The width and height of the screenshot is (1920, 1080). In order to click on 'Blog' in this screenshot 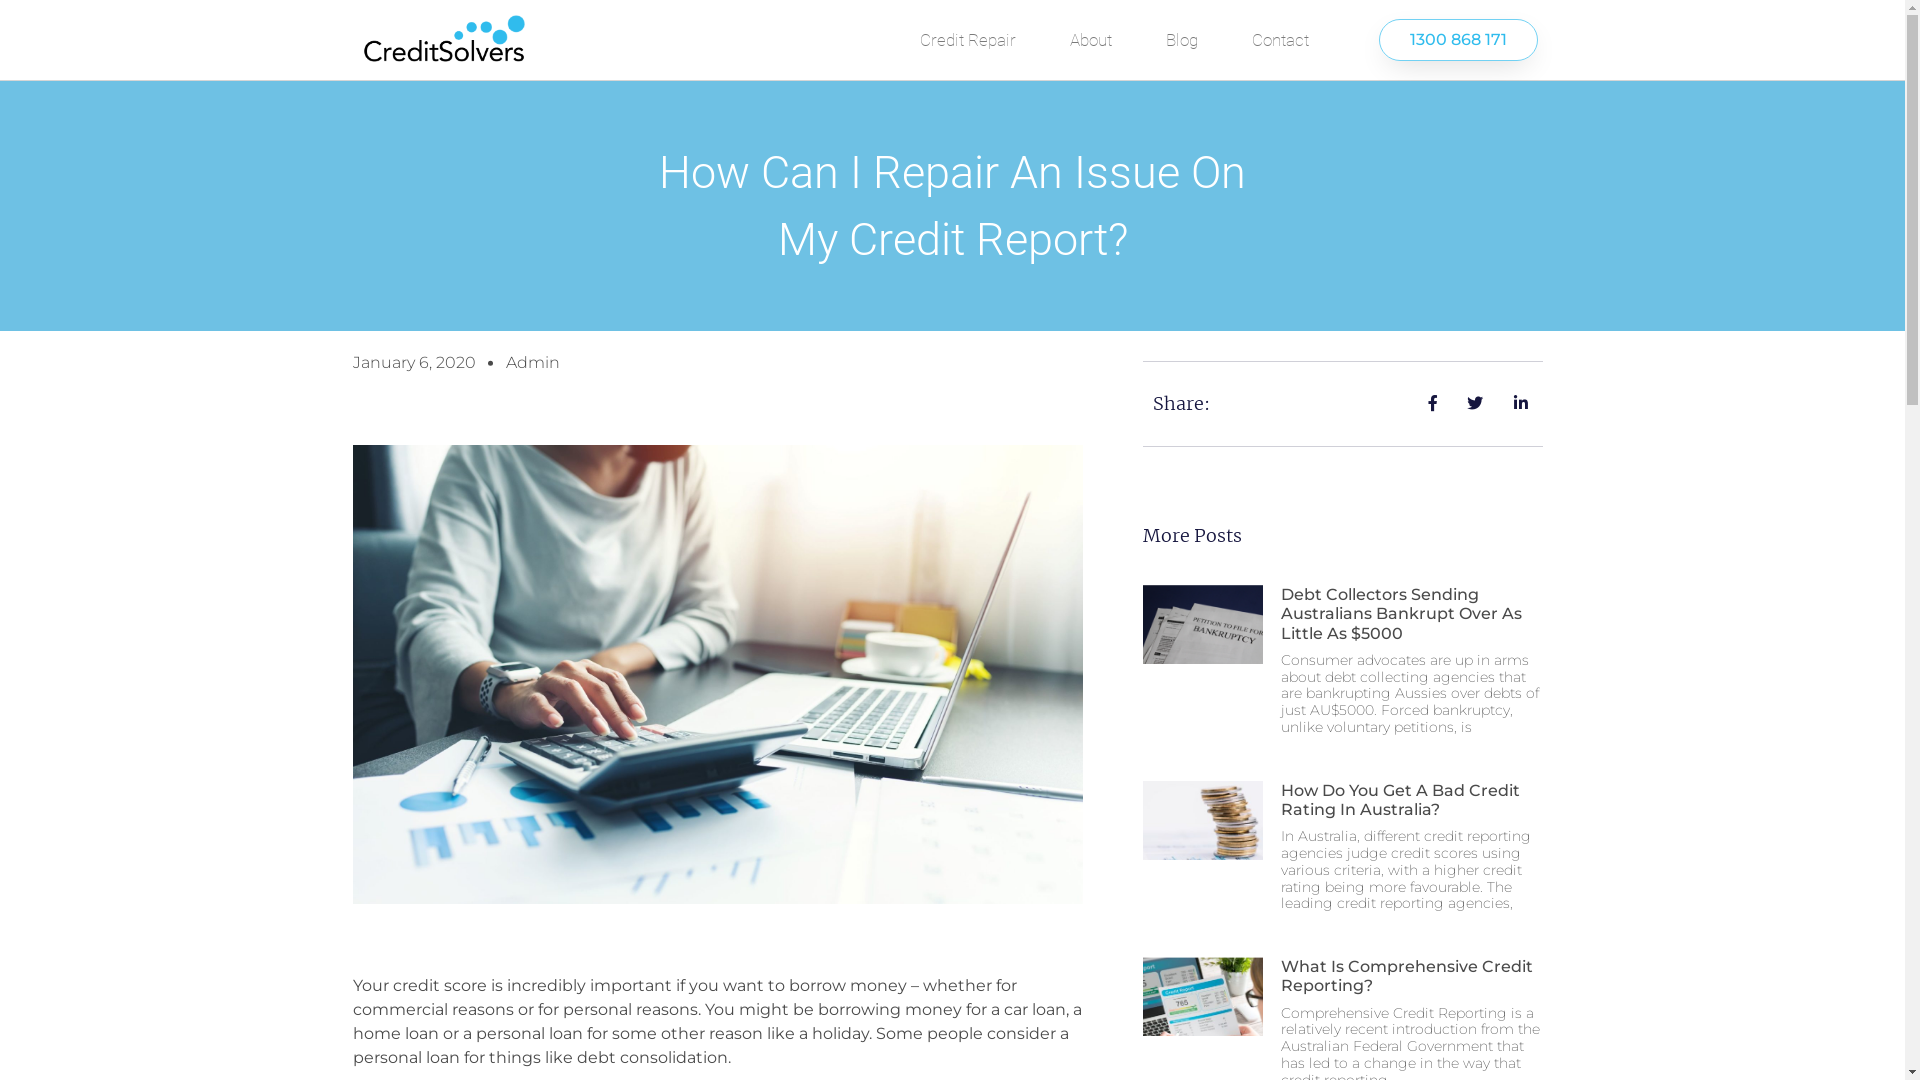, I will do `click(1138, 39)`.